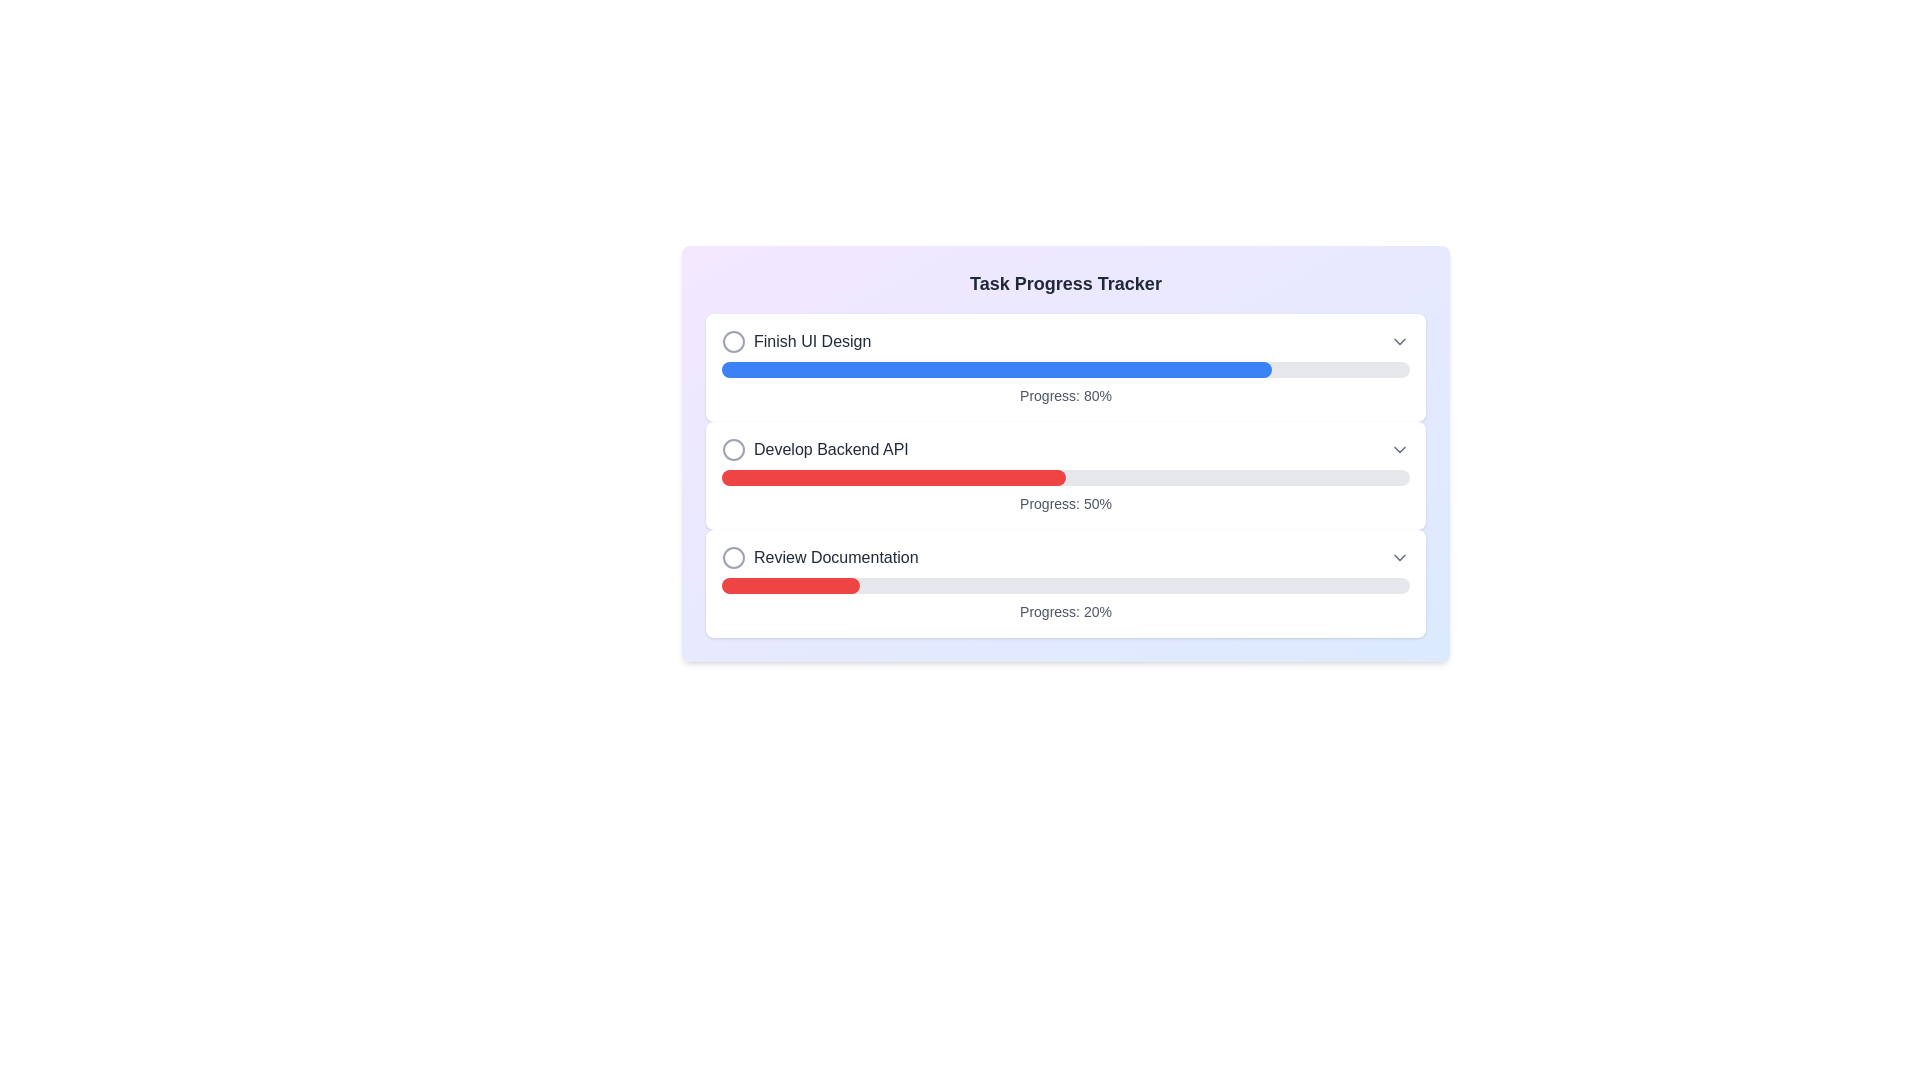 The image size is (1920, 1080). Describe the element at coordinates (815, 450) in the screenshot. I see `text content of the text label "Develop Backend API" which is styled with medium font weight and grayish-black color, located in the second position of a vertical list of tasks` at that location.